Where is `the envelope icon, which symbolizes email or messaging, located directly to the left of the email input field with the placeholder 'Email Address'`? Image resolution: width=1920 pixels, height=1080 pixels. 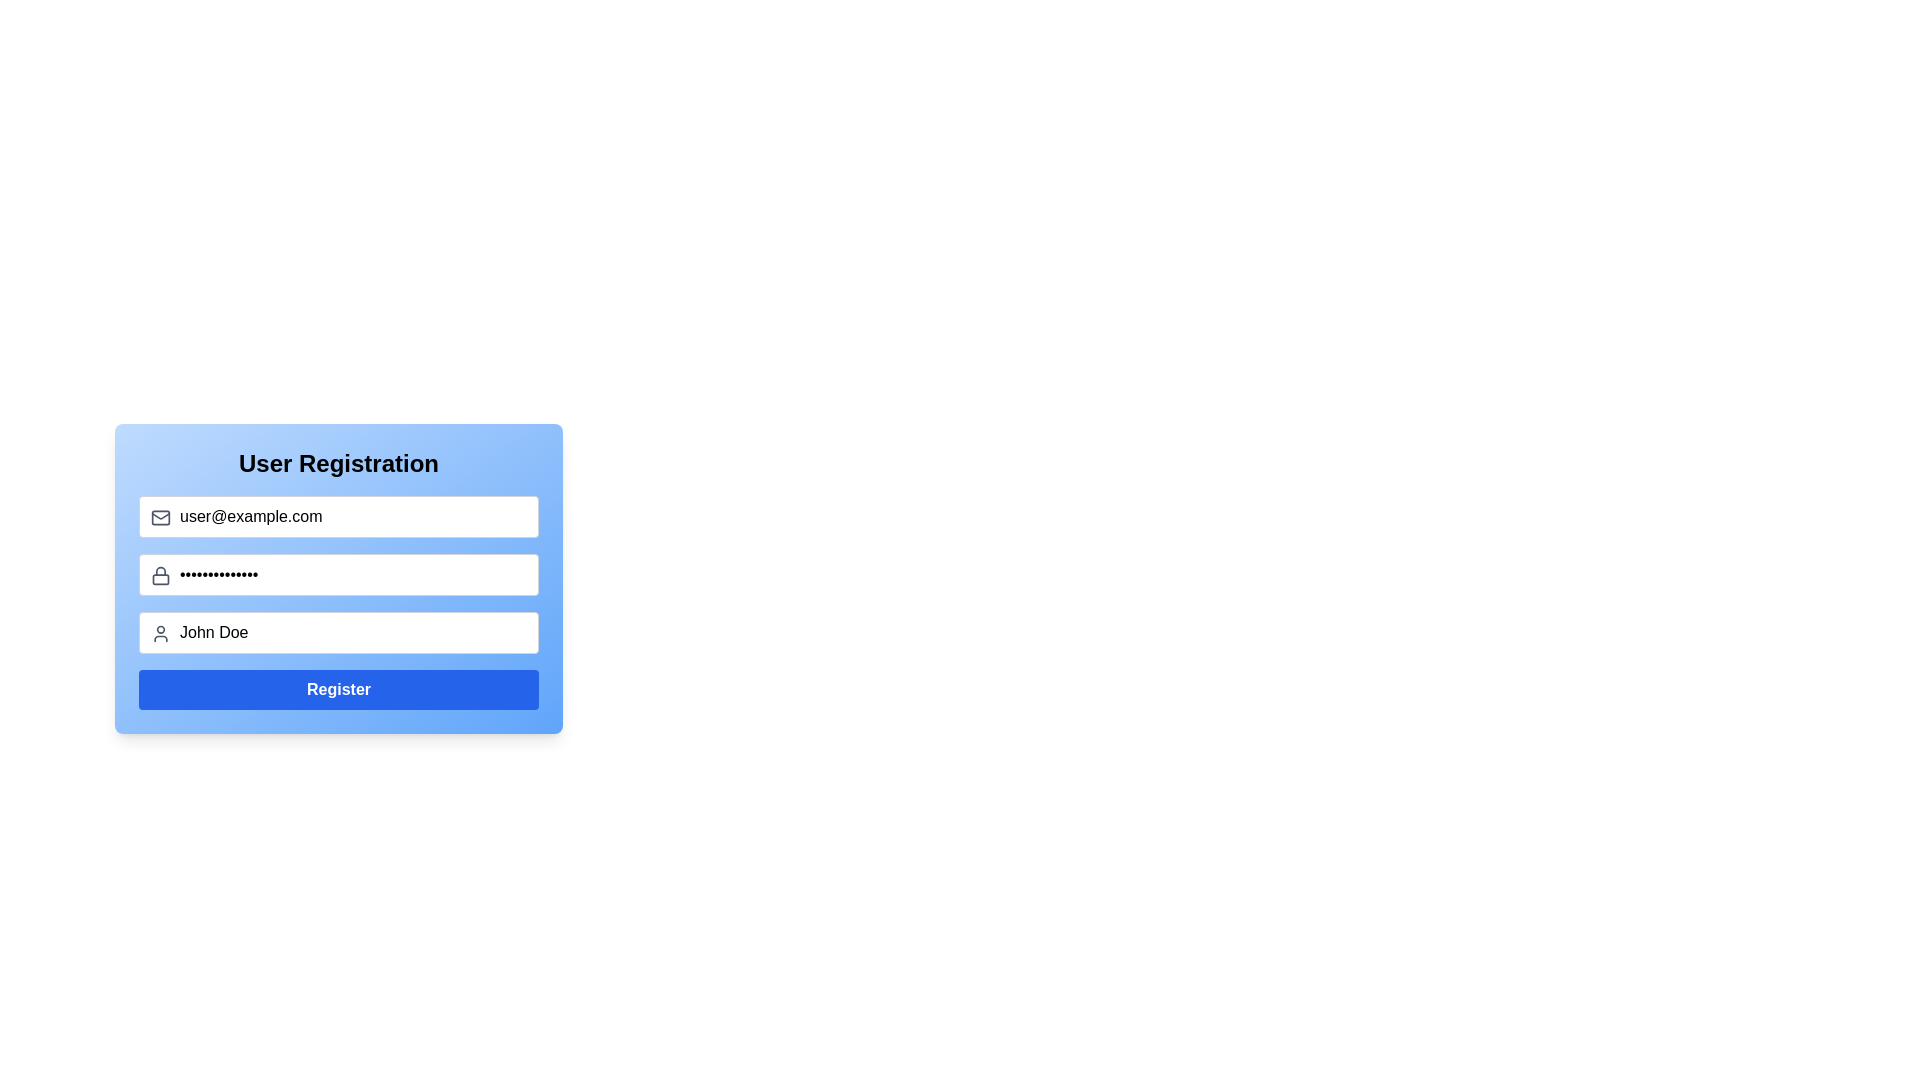 the envelope icon, which symbolizes email or messaging, located directly to the left of the email input field with the placeholder 'Email Address' is located at coordinates (161, 516).